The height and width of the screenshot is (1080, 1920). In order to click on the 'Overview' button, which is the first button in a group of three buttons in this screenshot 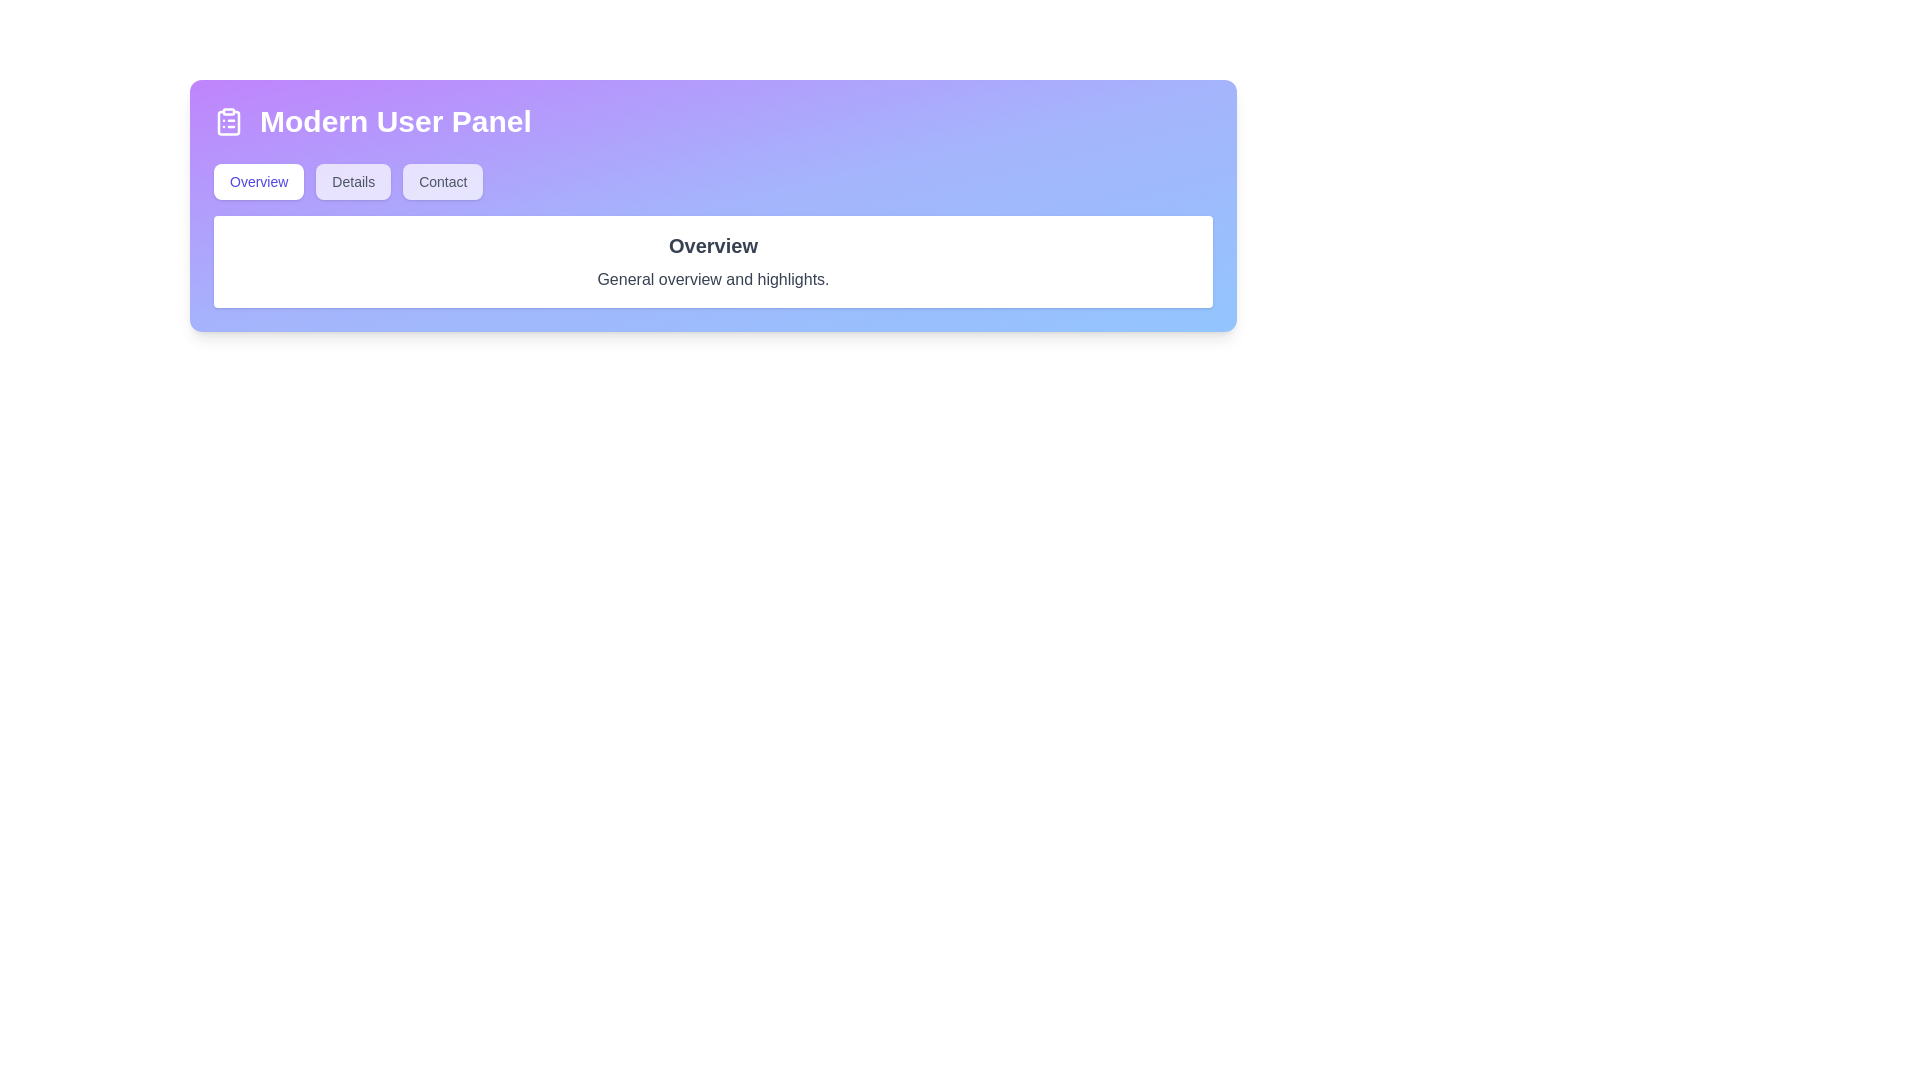, I will do `click(258, 181)`.